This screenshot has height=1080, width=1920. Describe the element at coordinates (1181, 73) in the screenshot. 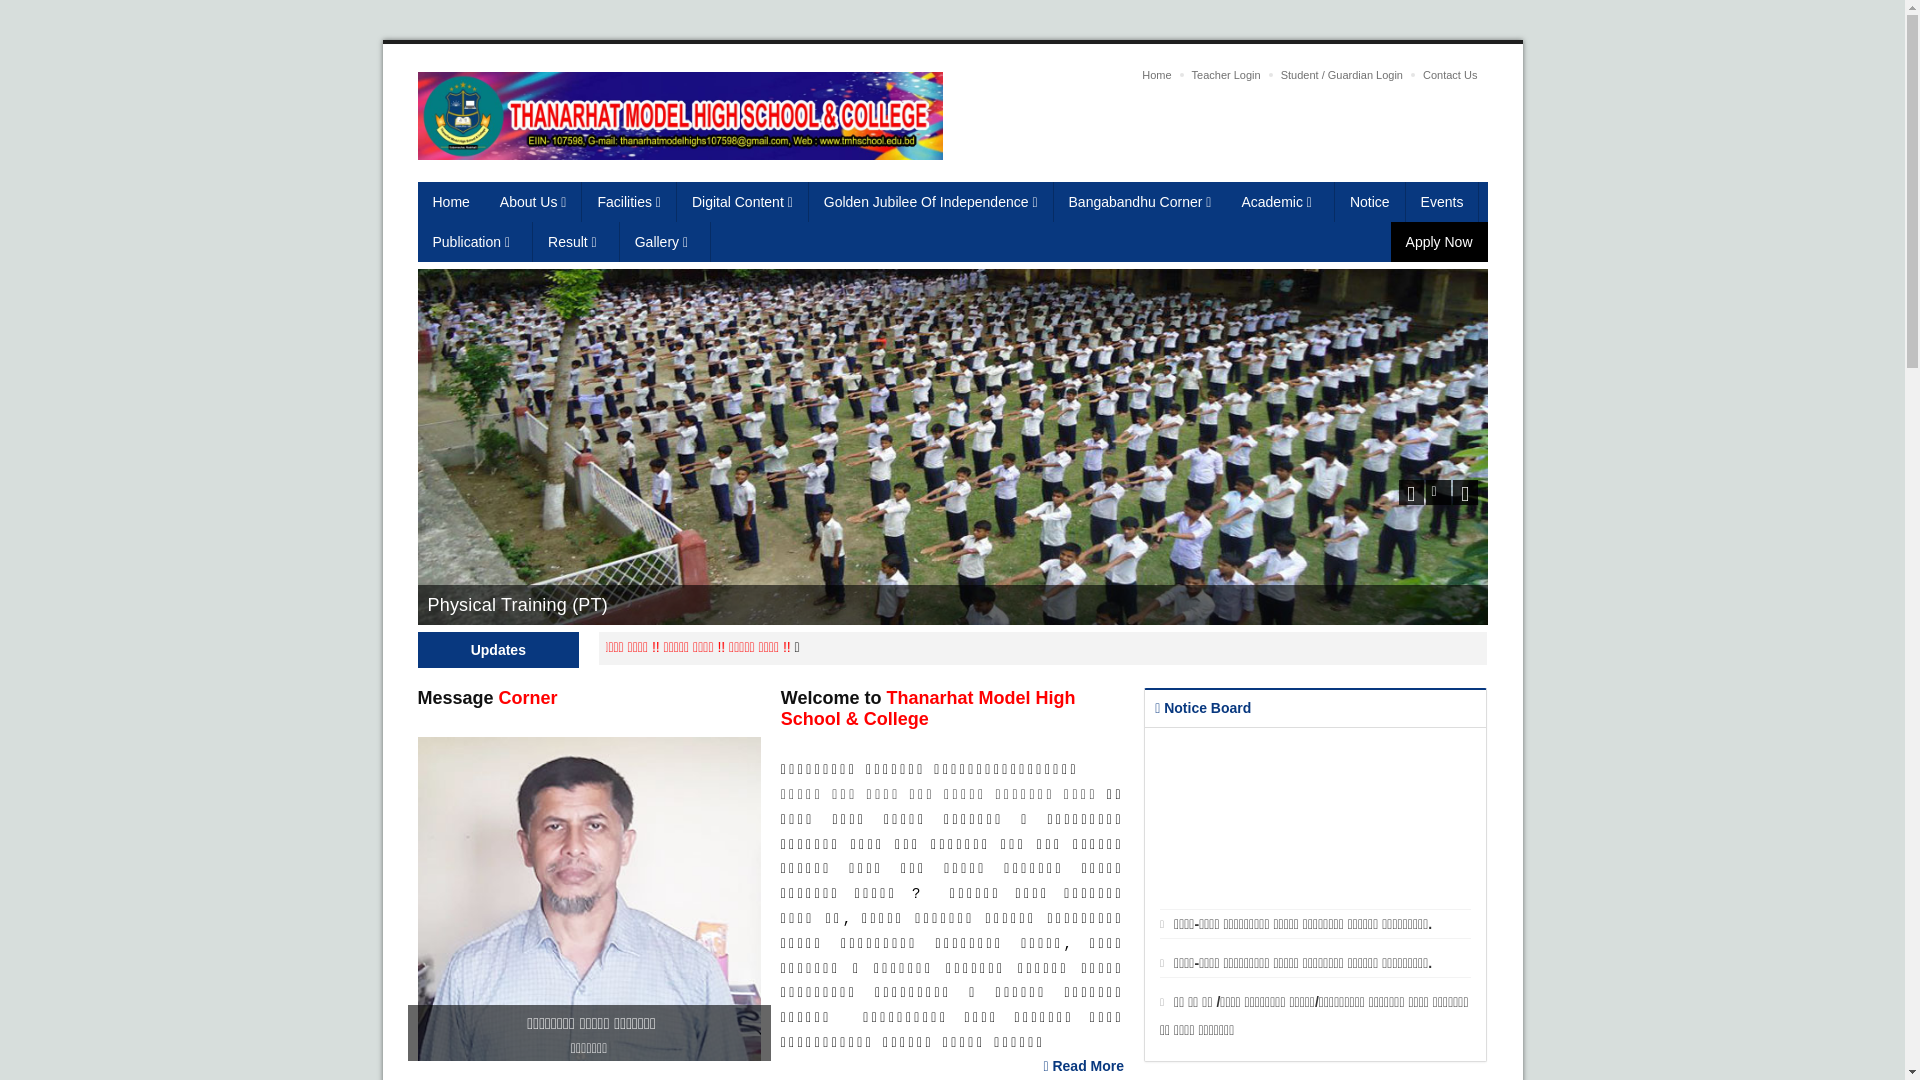

I see `'Teacher Login'` at that location.